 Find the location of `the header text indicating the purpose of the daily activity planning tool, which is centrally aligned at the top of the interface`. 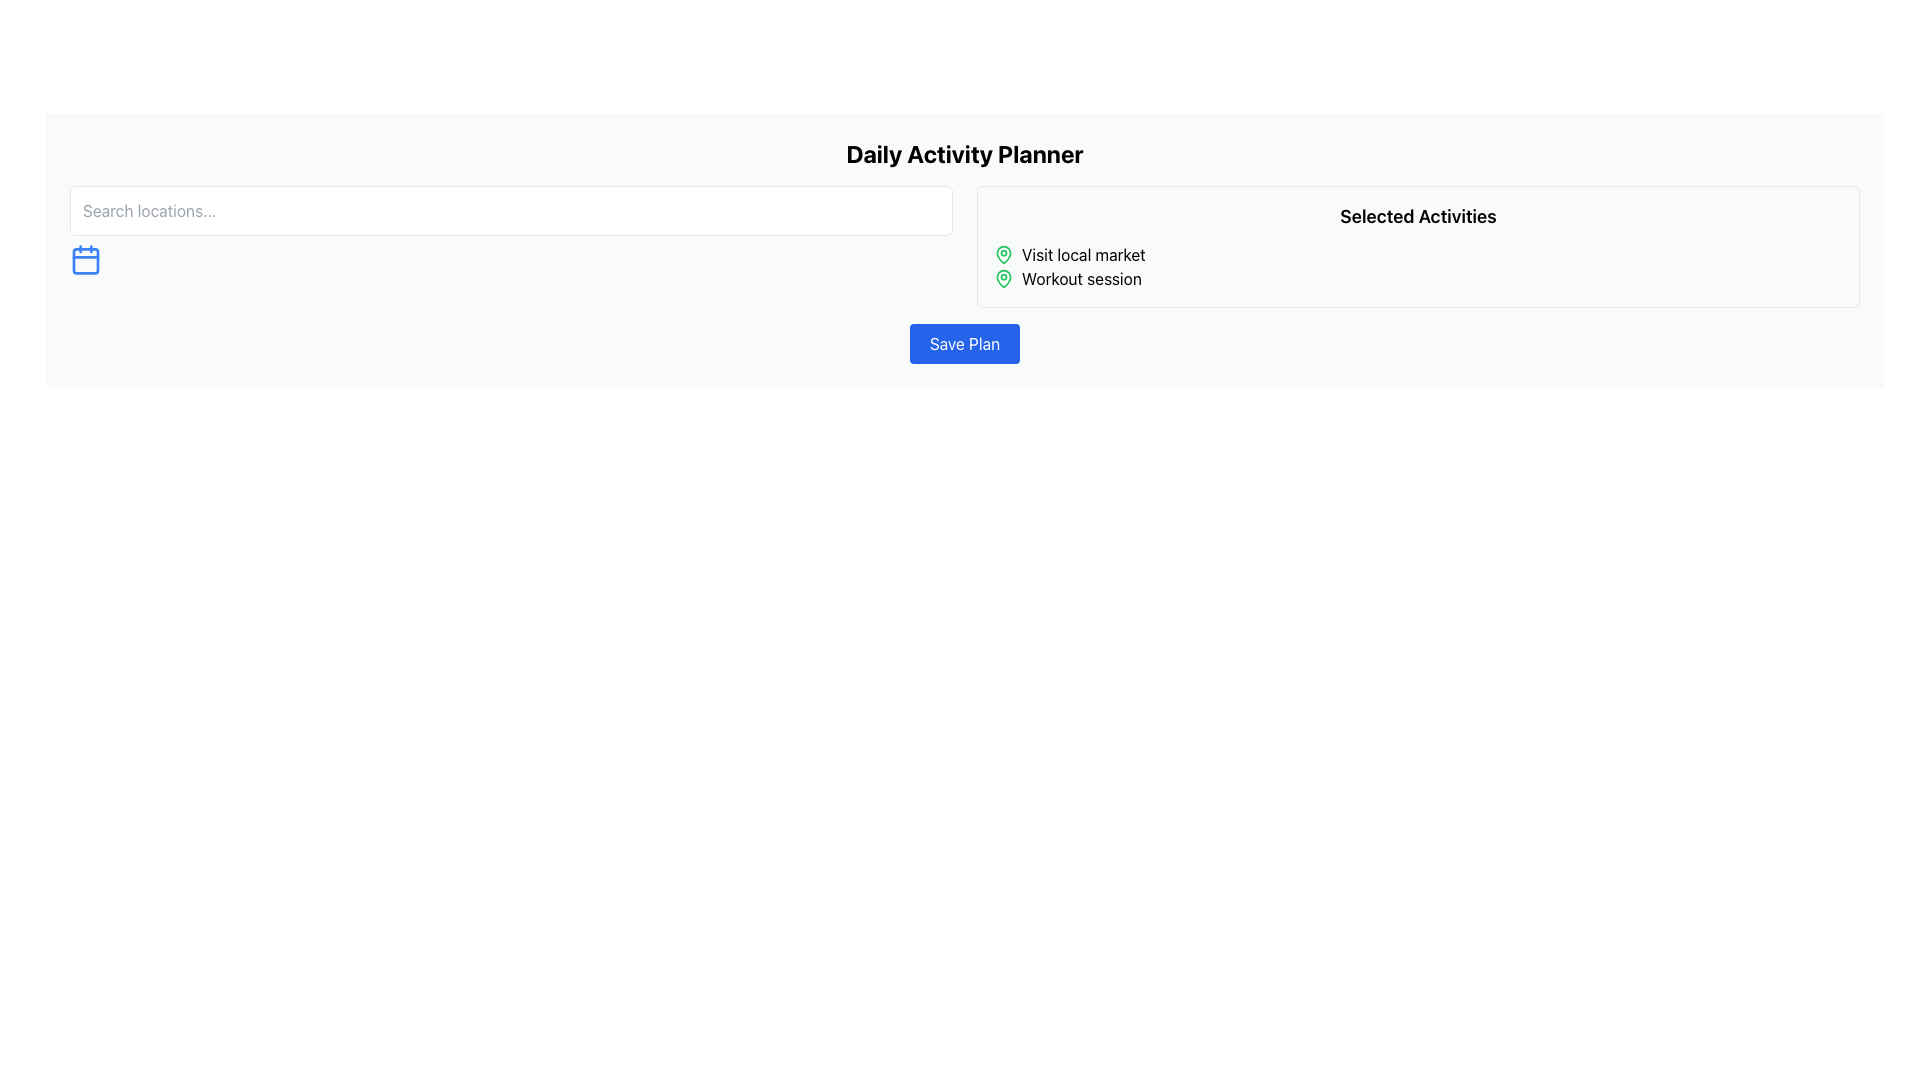

the header text indicating the purpose of the daily activity planning tool, which is centrally aligned at the top of the interface is located at coordinates (964, 153).